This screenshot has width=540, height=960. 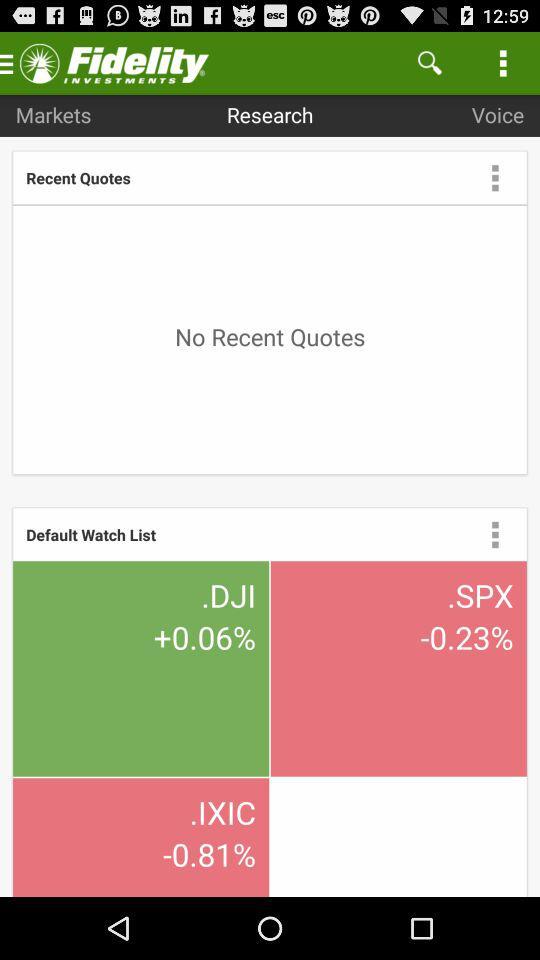 What do you see at coordinates (494, 190) in the screenshot?
I see `the more icon` at bounding box center [494, 190].